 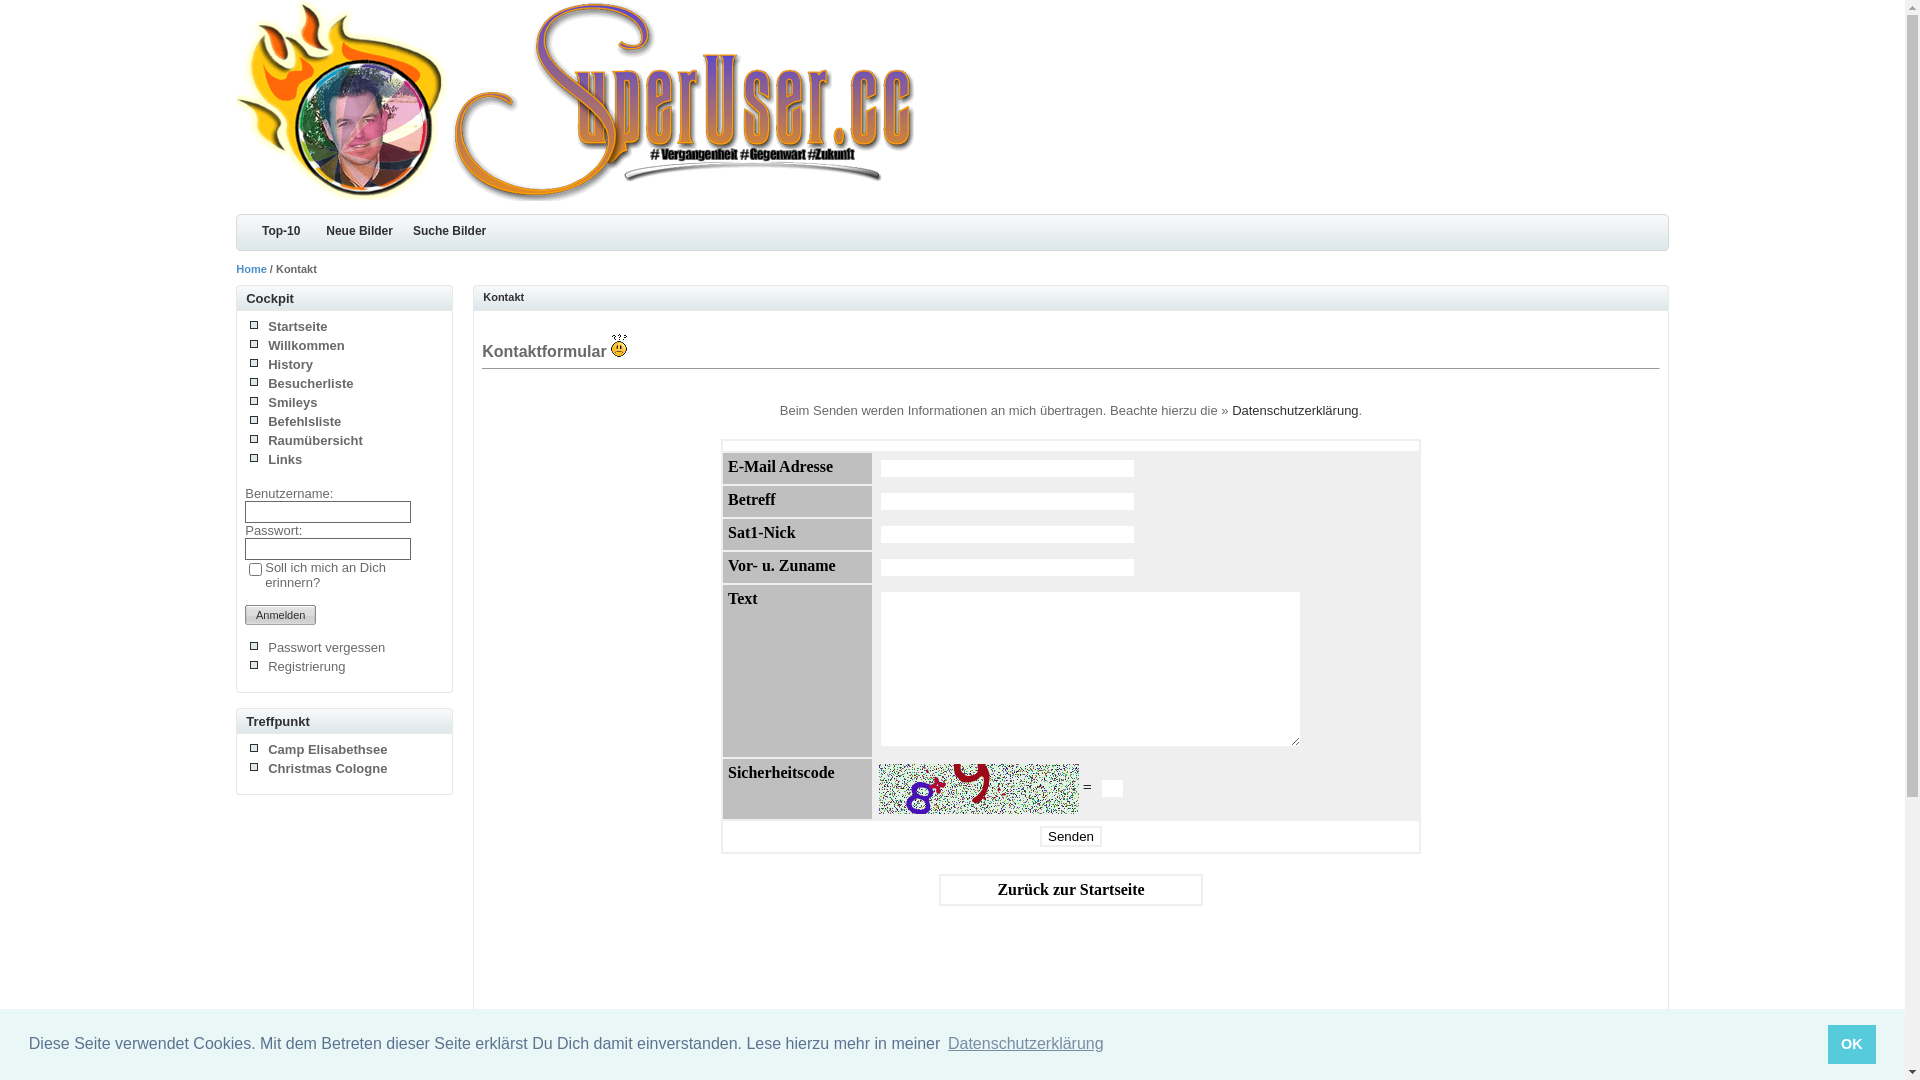 What do you see at coordinates (267, 420) in the screenshot?
I see `'Befehlsliste'` at bounding box center [267, 420].